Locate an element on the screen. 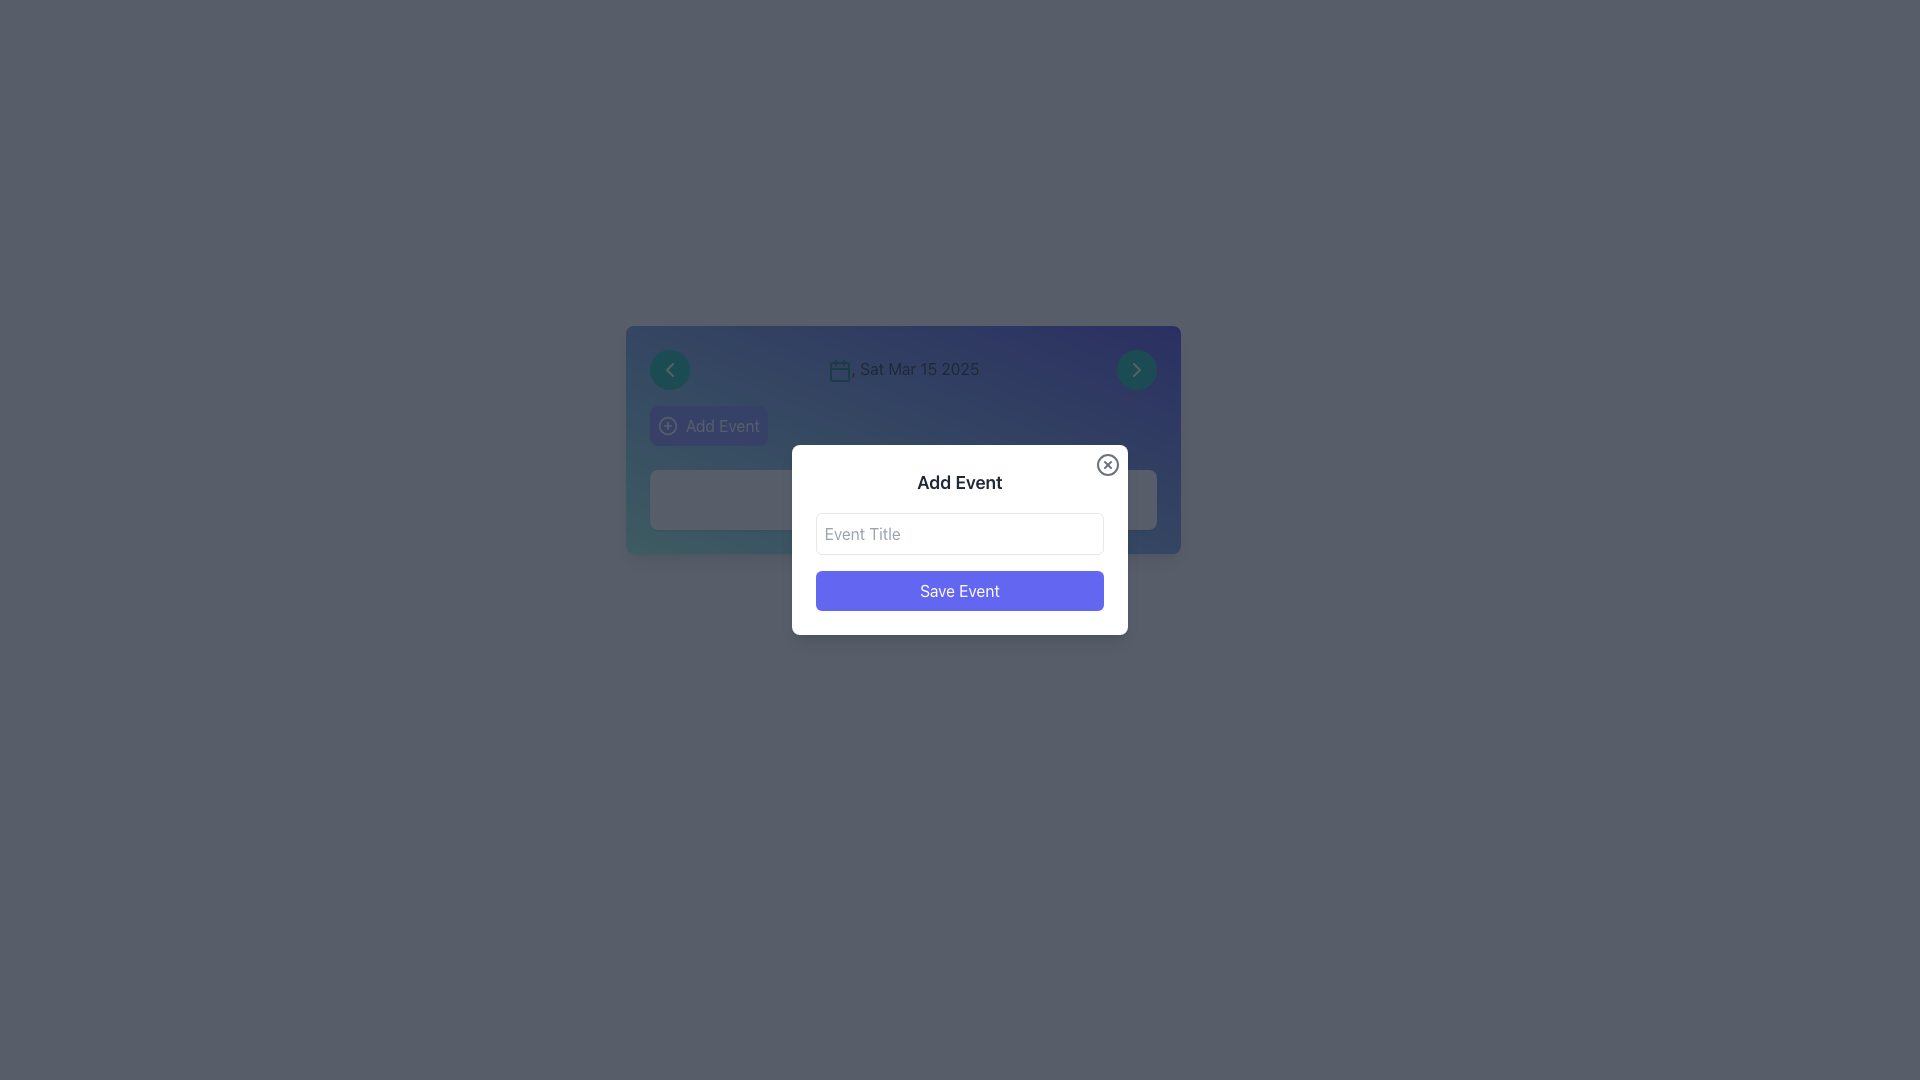 This screenshot has height=1080, width=1920. the circular icon with a plus sign, which is located to the left of the text 'Add Event' and enclosed in a purple button with rounded corners is located at coordinates (667, 424).